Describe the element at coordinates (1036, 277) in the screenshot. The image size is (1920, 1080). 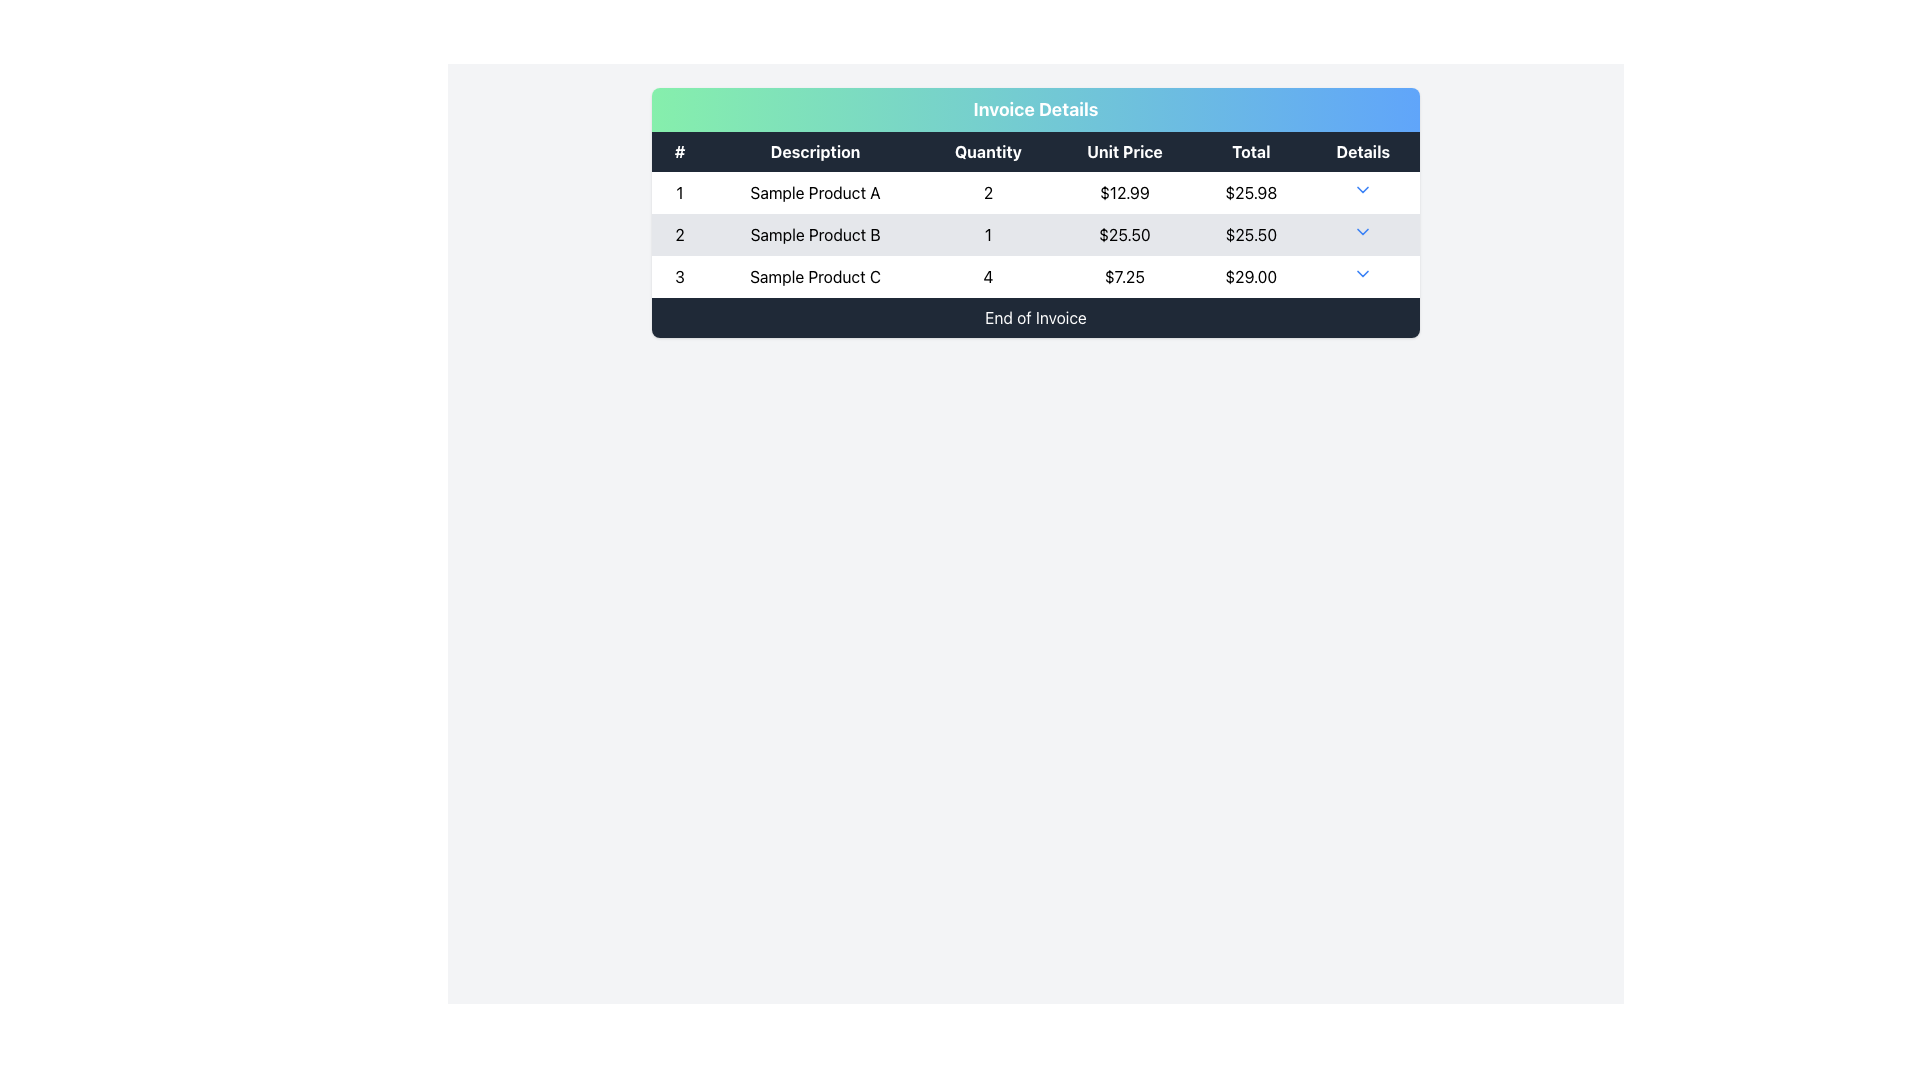
I see `the interactive dropdown indicator in the last row of the 'Invoice Details' table, specifically for 'Sample Product C'` at that location.